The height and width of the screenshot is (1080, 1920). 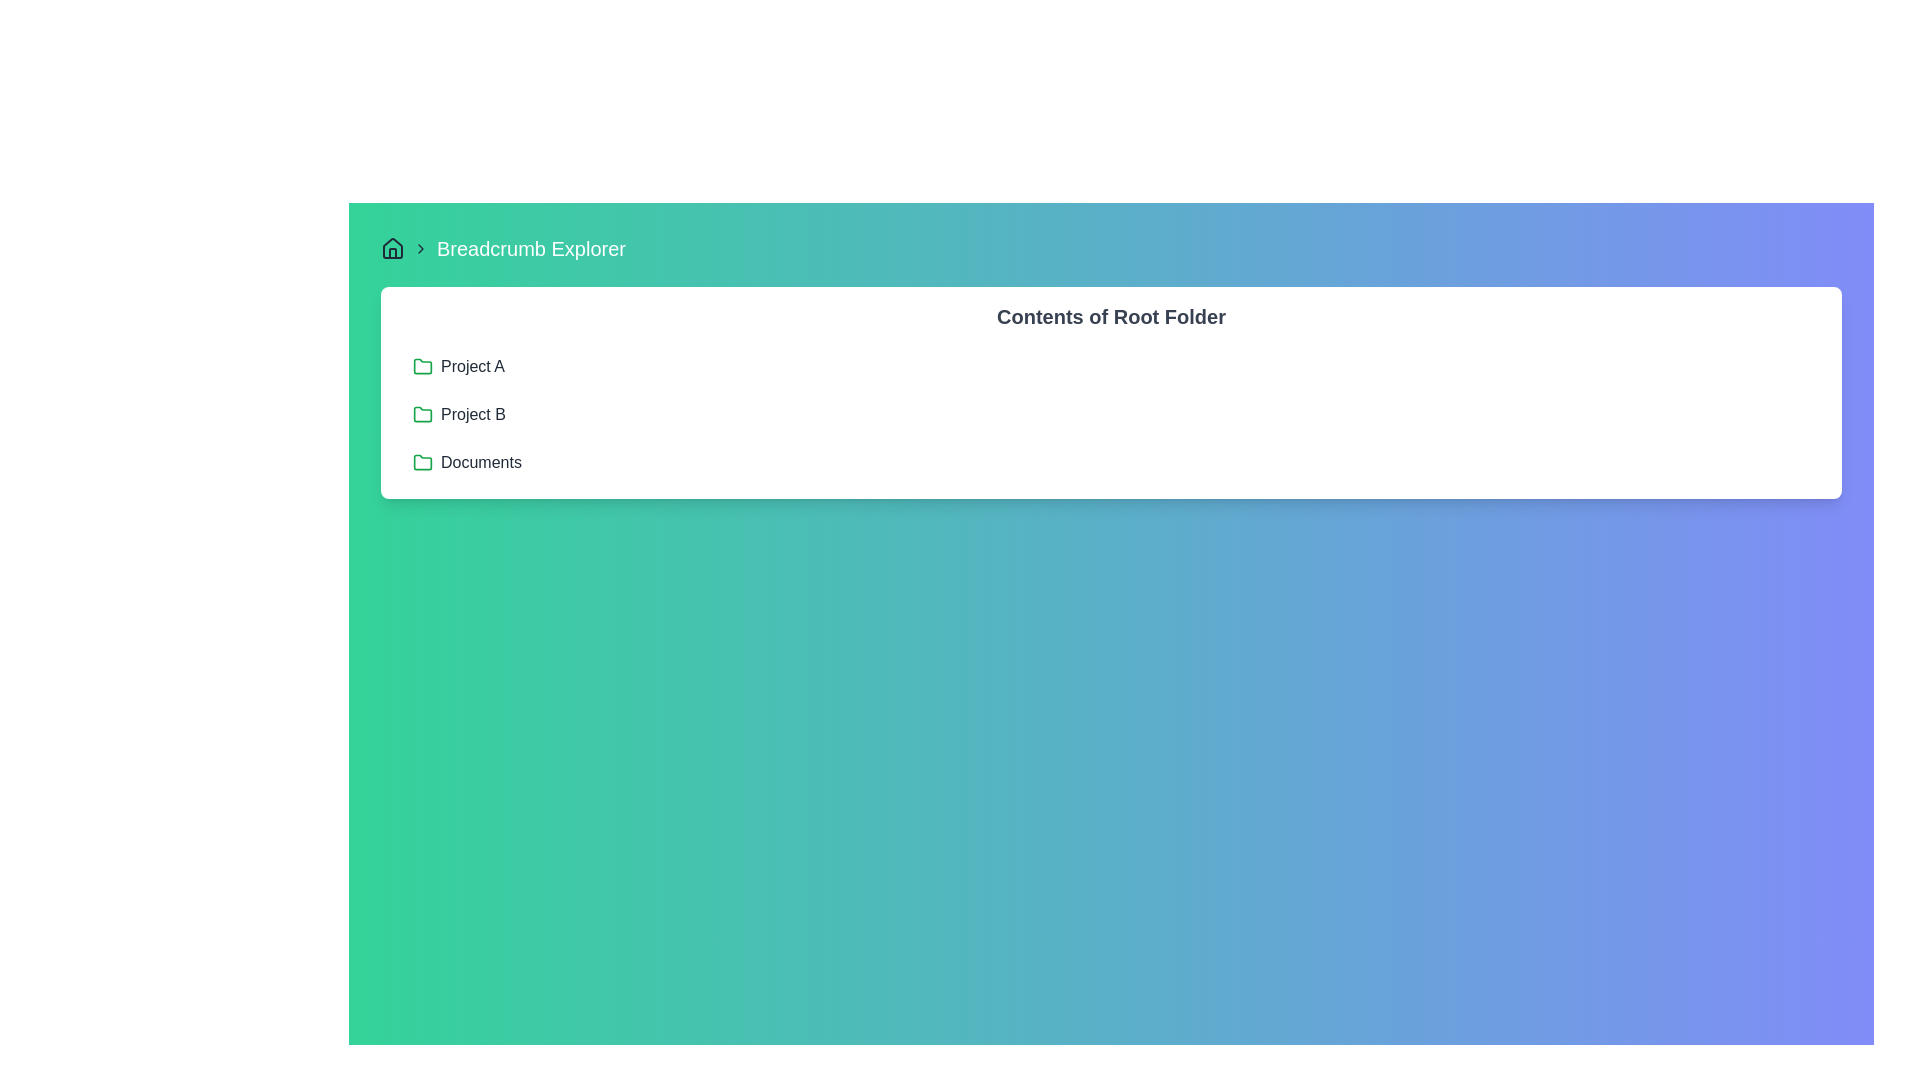 I want to click on the decorative folder icon that enhances the visual identification of the 'Project B' item, located on the left side of the text label in the vertical list, so click(x=421, y=414).